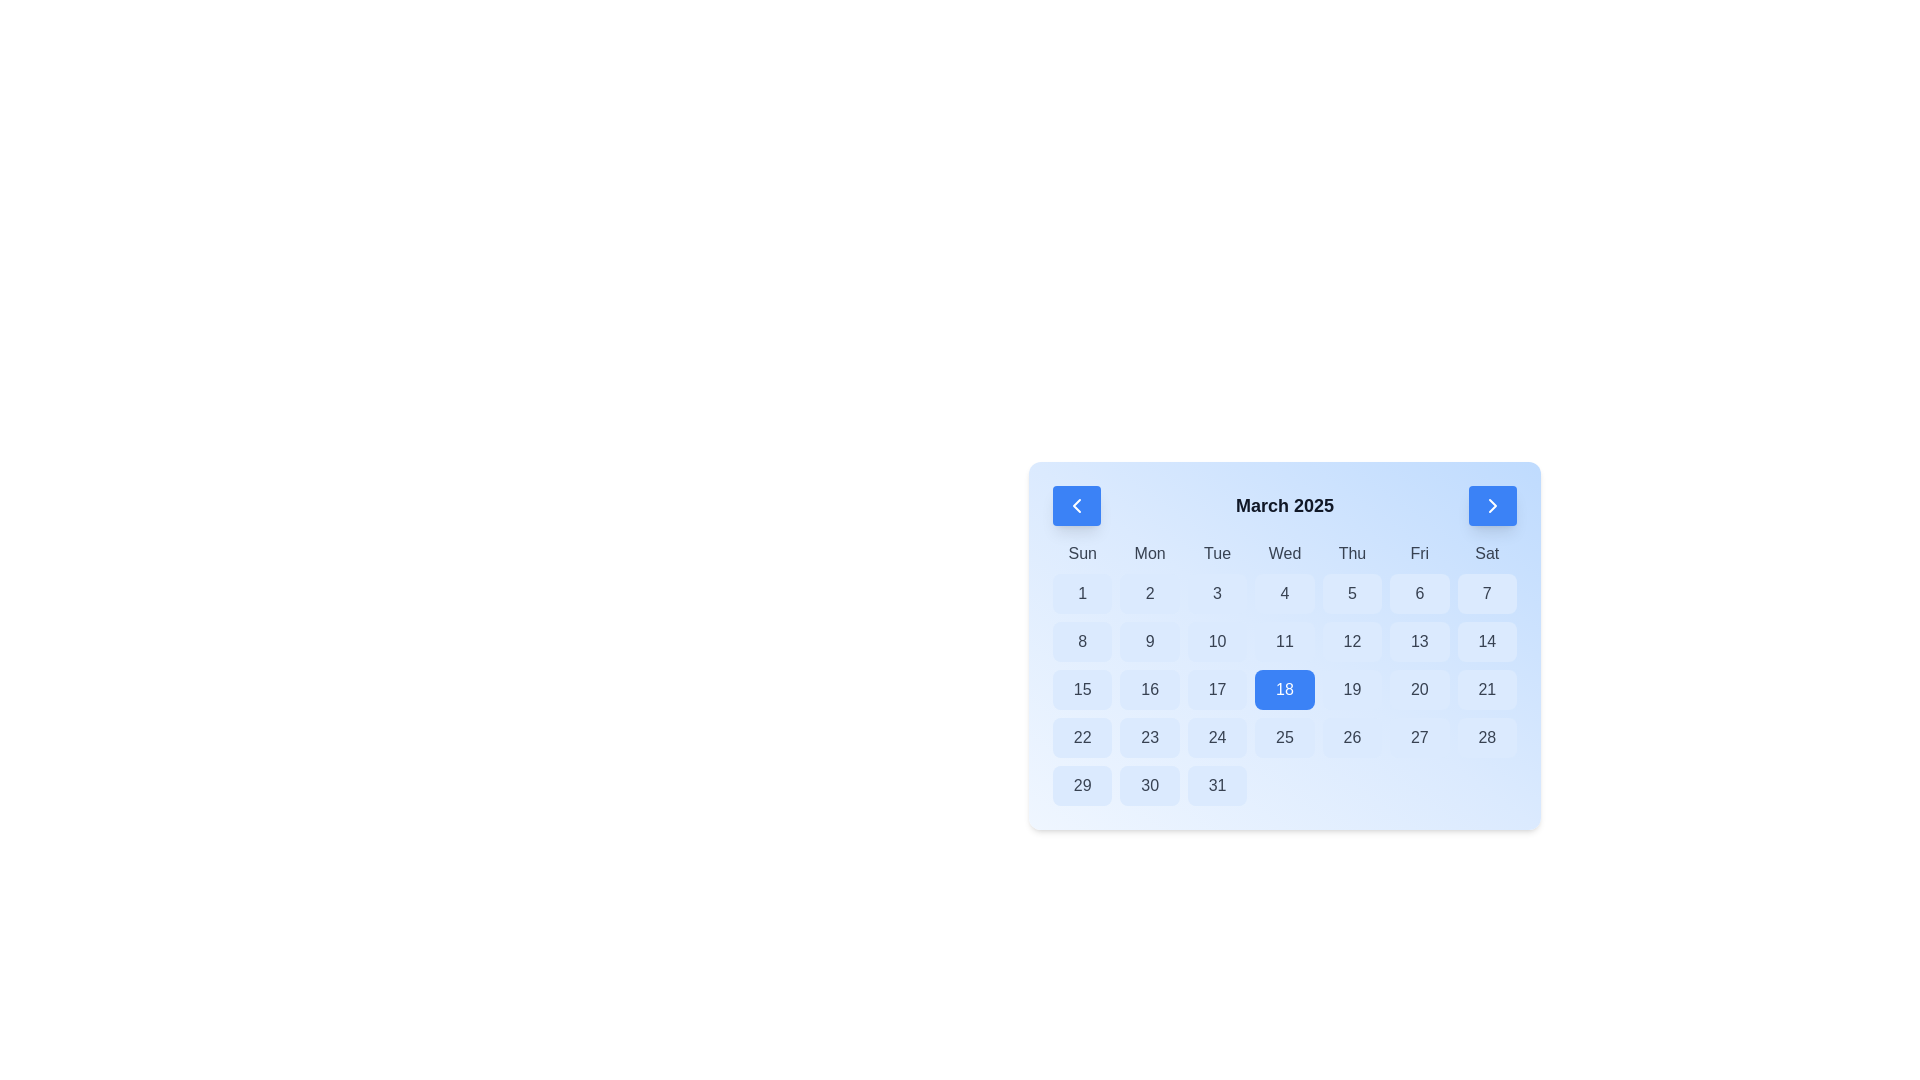 The width and height of the screenshot is (1920, 1080). I want to click on the button representing the second day of the month in the calendar interface, so click(1150, 593).